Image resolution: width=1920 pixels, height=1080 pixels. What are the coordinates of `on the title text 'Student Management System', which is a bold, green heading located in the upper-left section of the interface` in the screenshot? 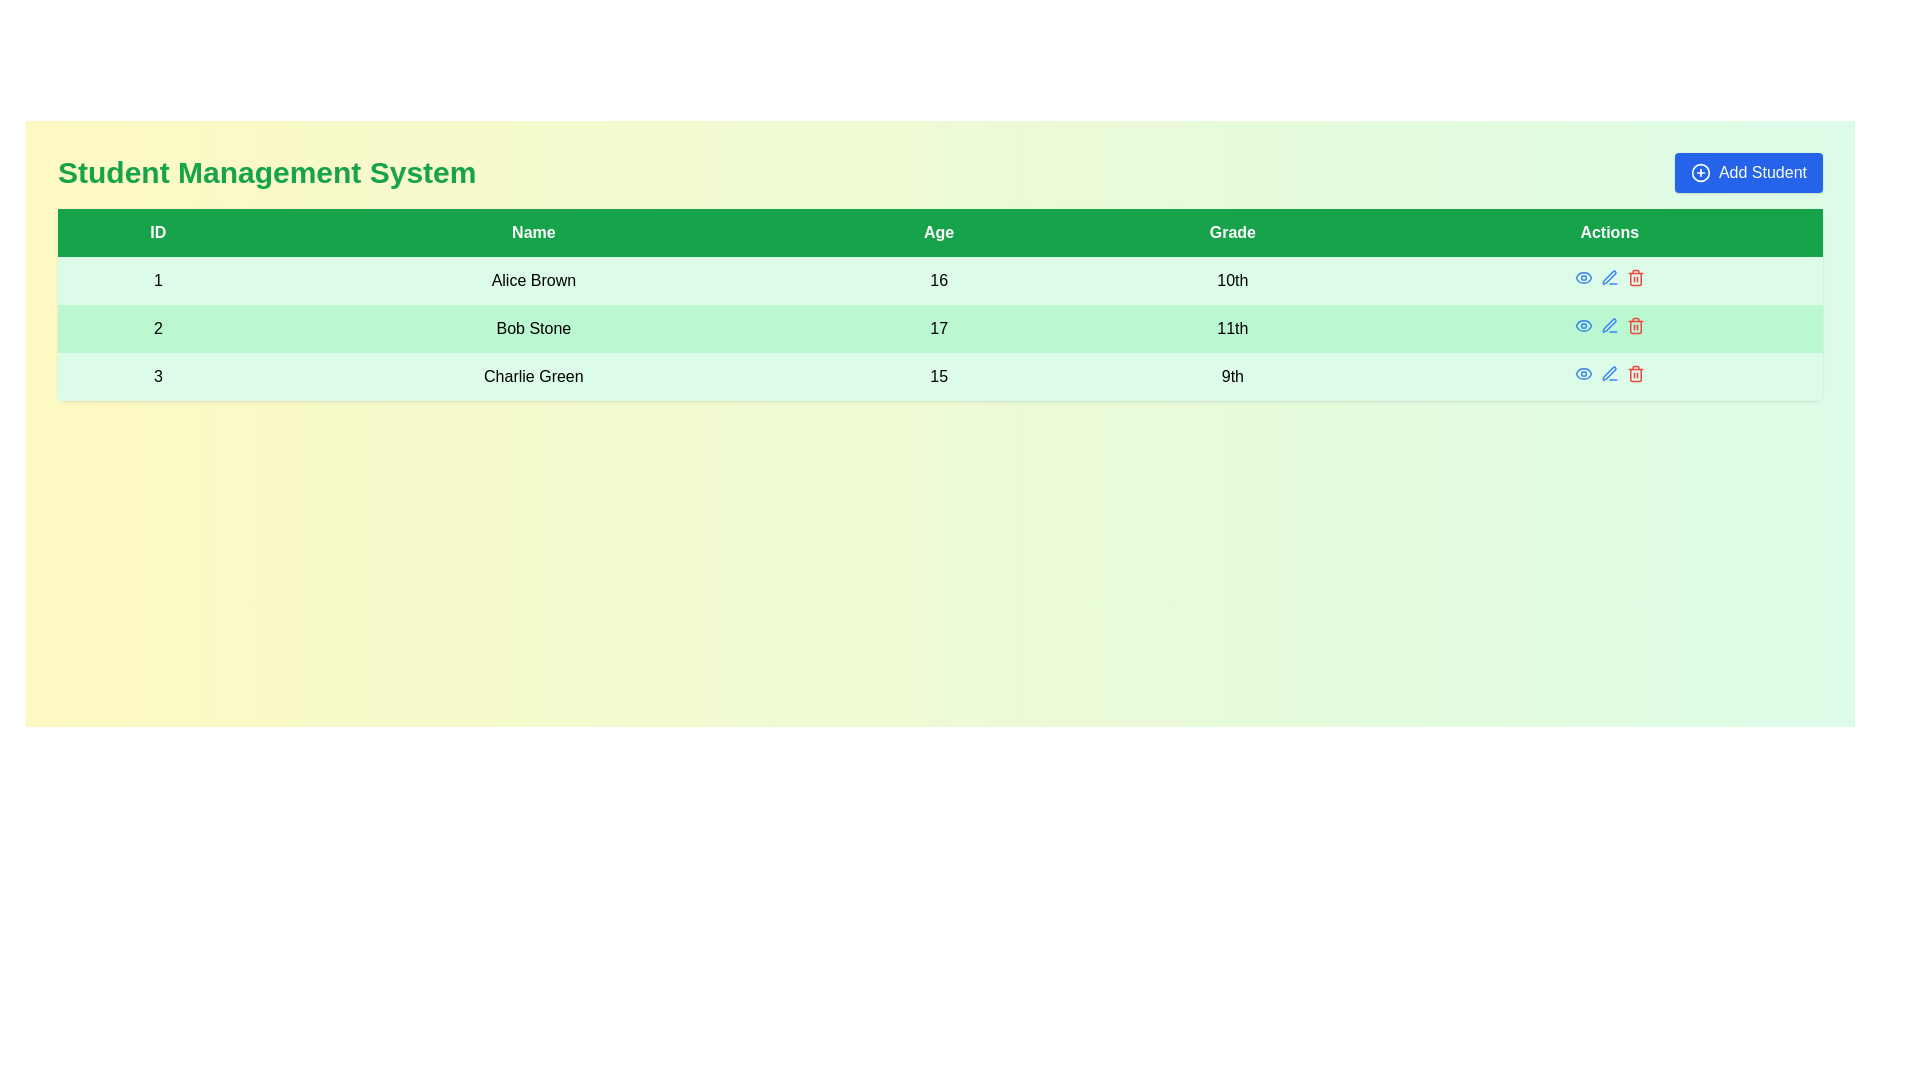 It's located at (266, 172).